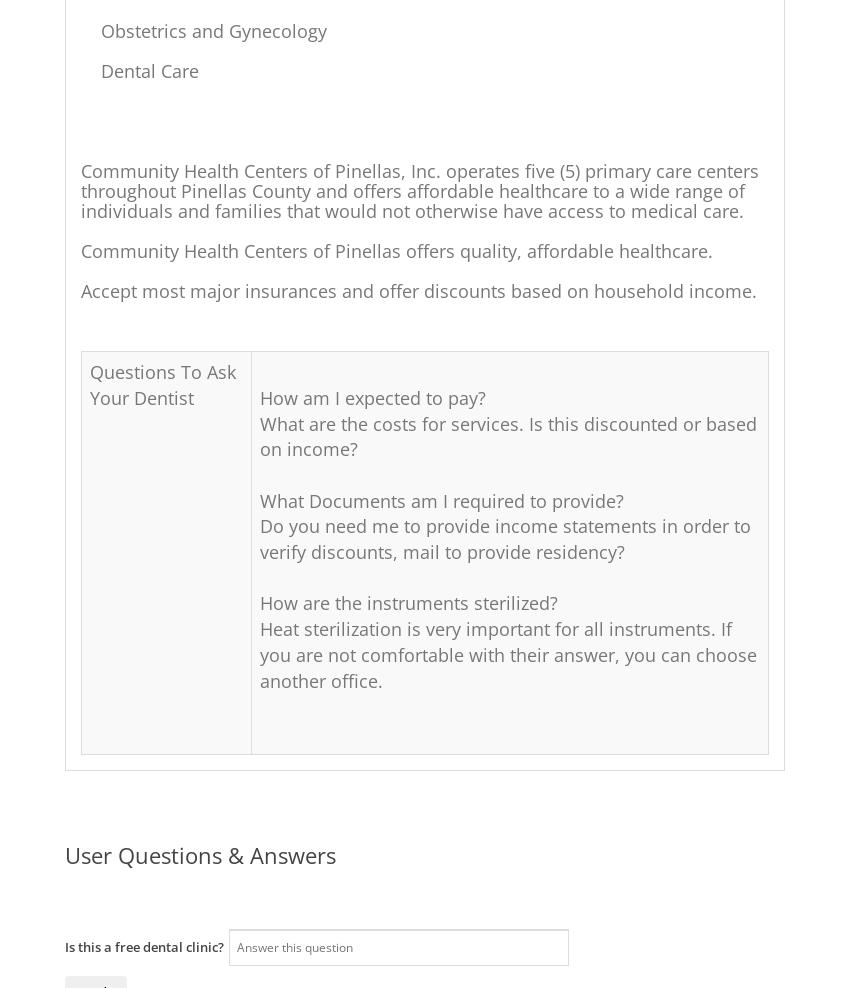 The width and height of the screenshot is (850, 988). Describe the element at coordinates (257, 602) in the screenshot. I see `'How are the instruments sterilized?'` at that location.